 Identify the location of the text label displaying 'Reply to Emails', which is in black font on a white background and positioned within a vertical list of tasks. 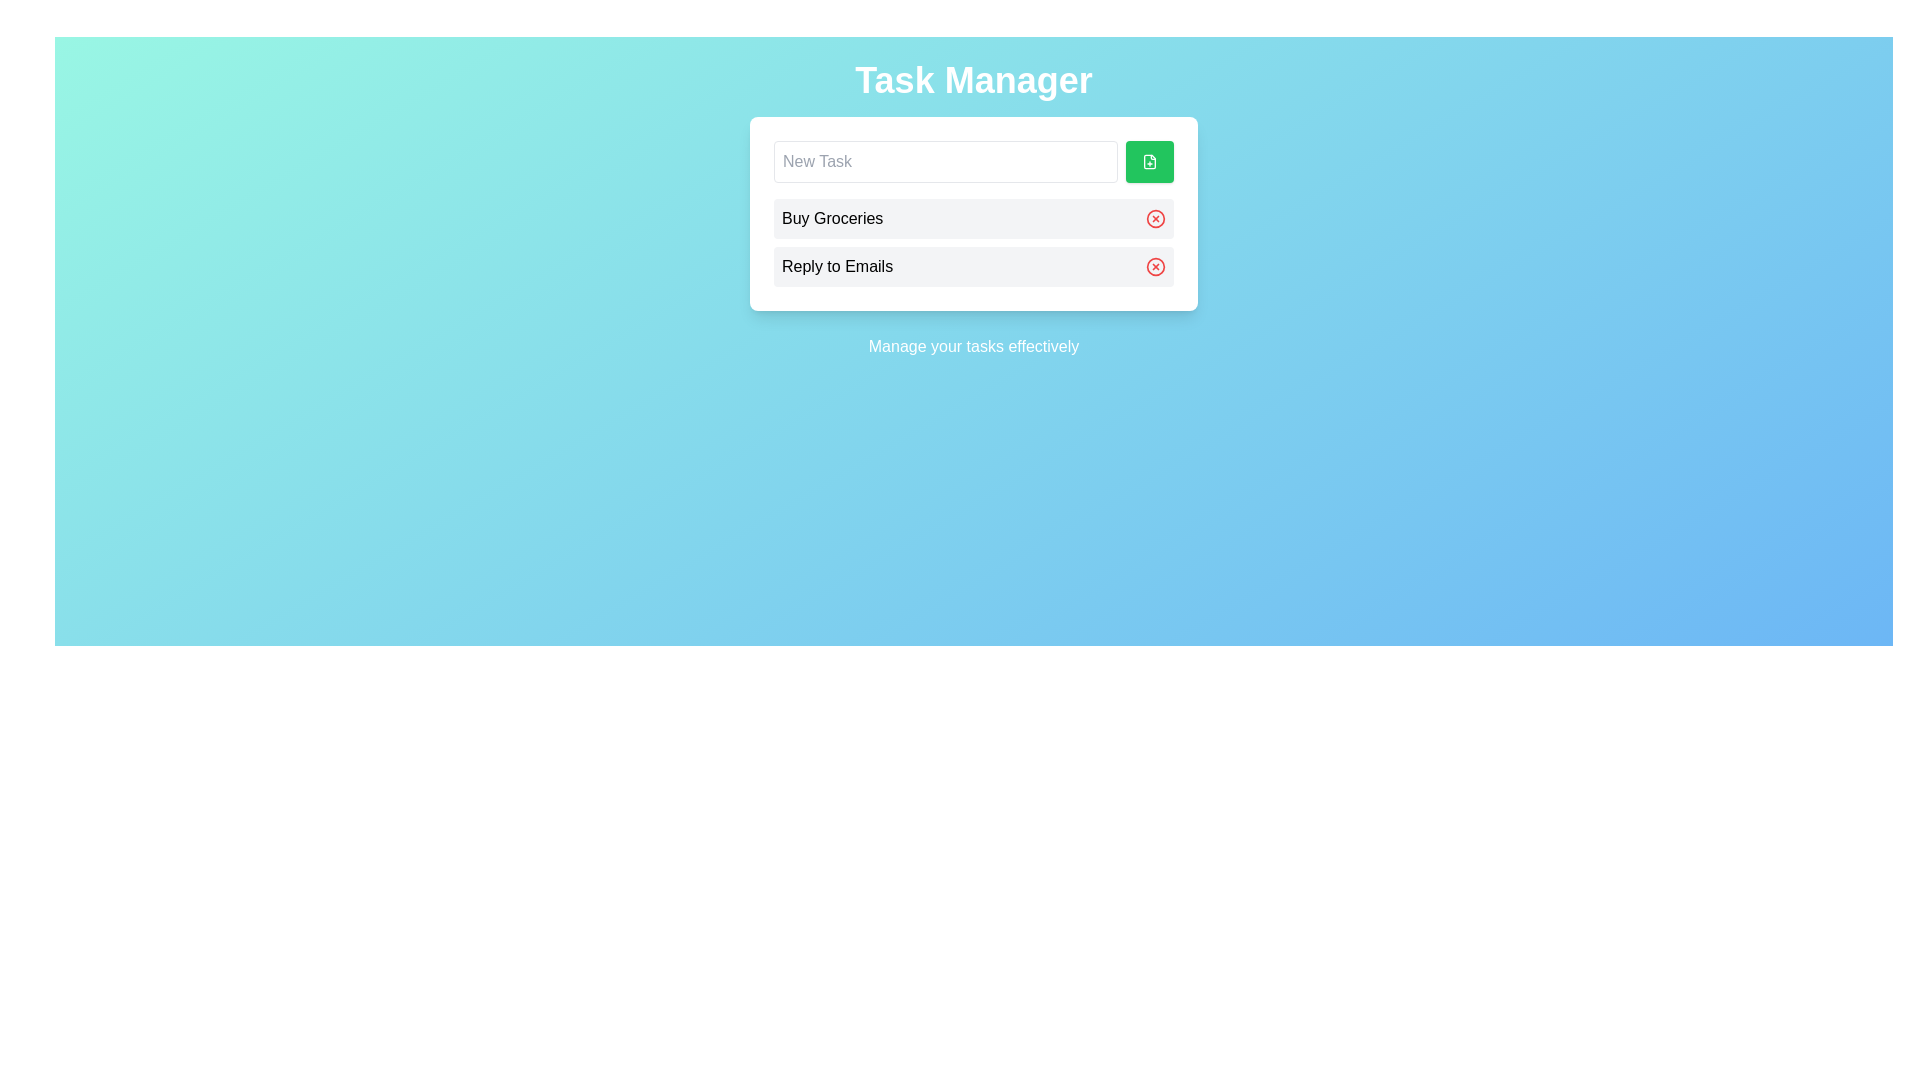
(837, 265).